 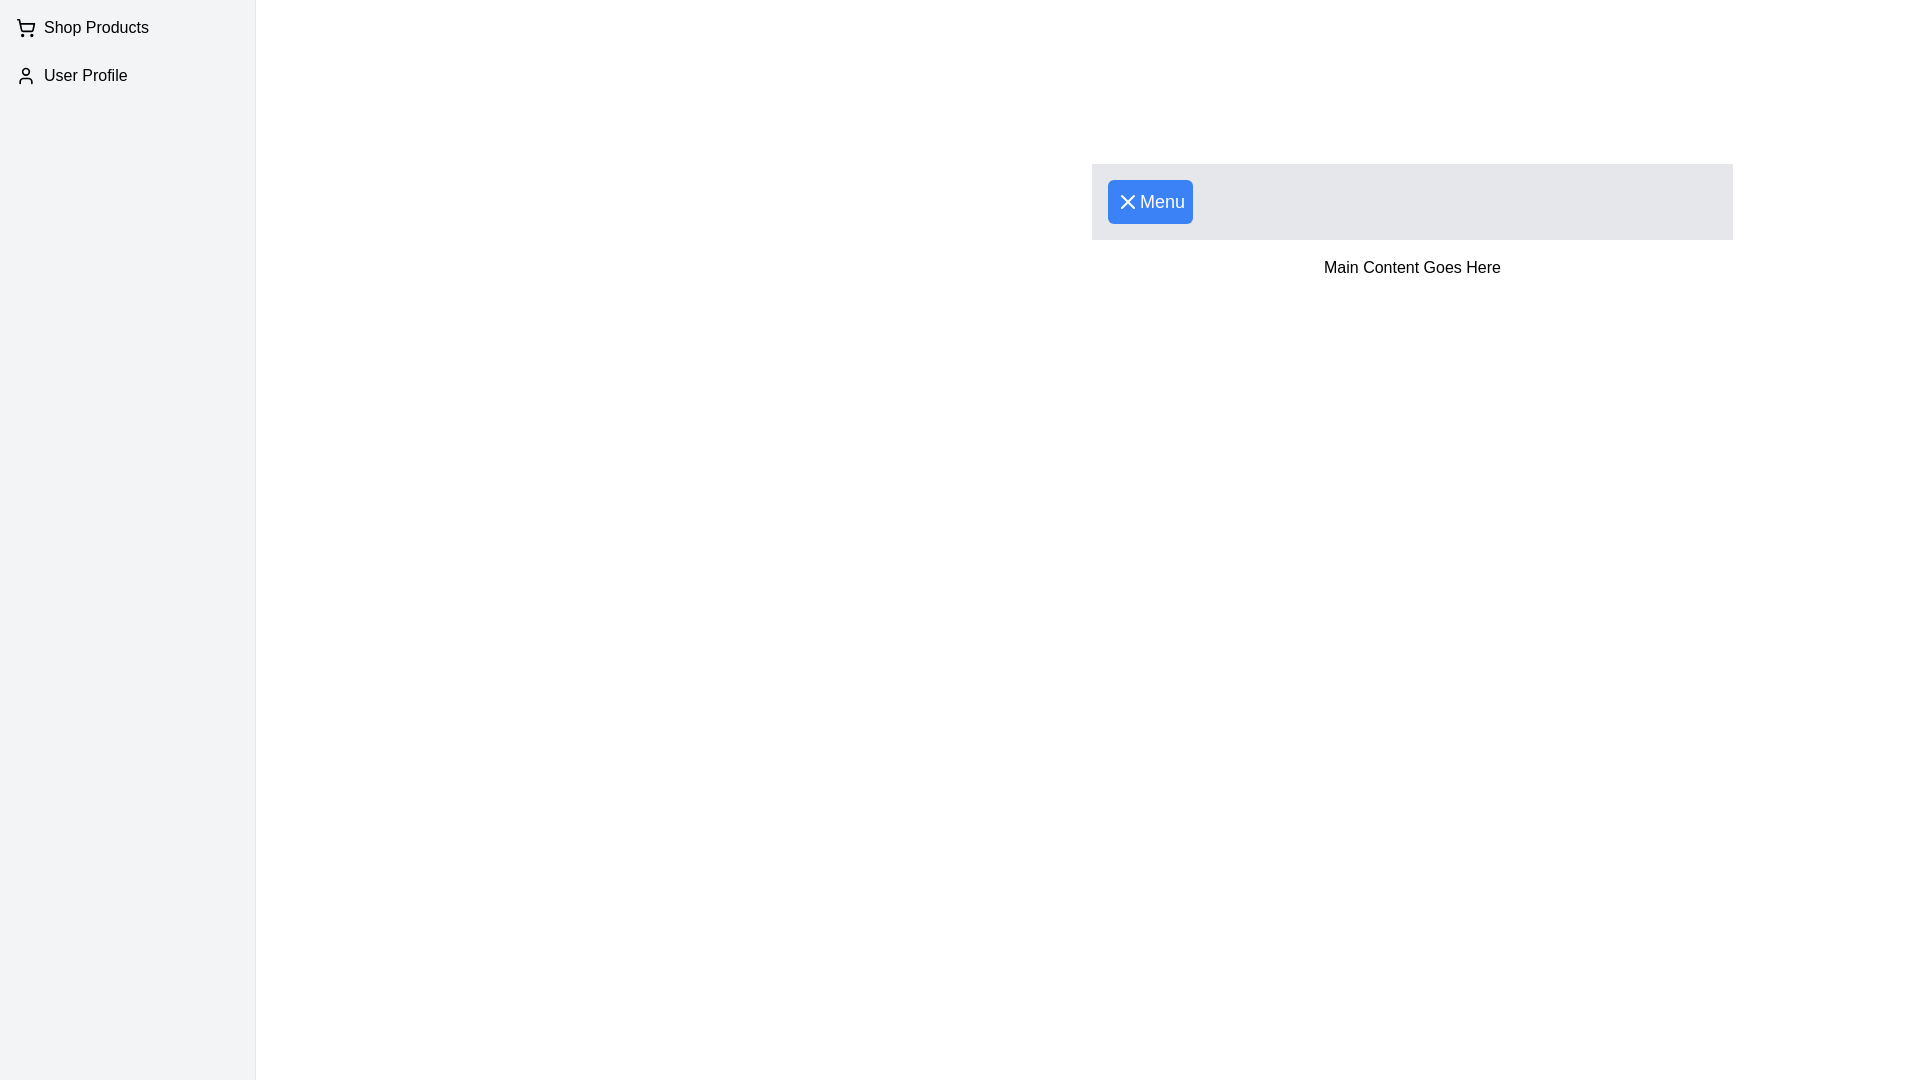 I want to click on the 'User Profile' text or its associated icon, so click(x=126, y=75).